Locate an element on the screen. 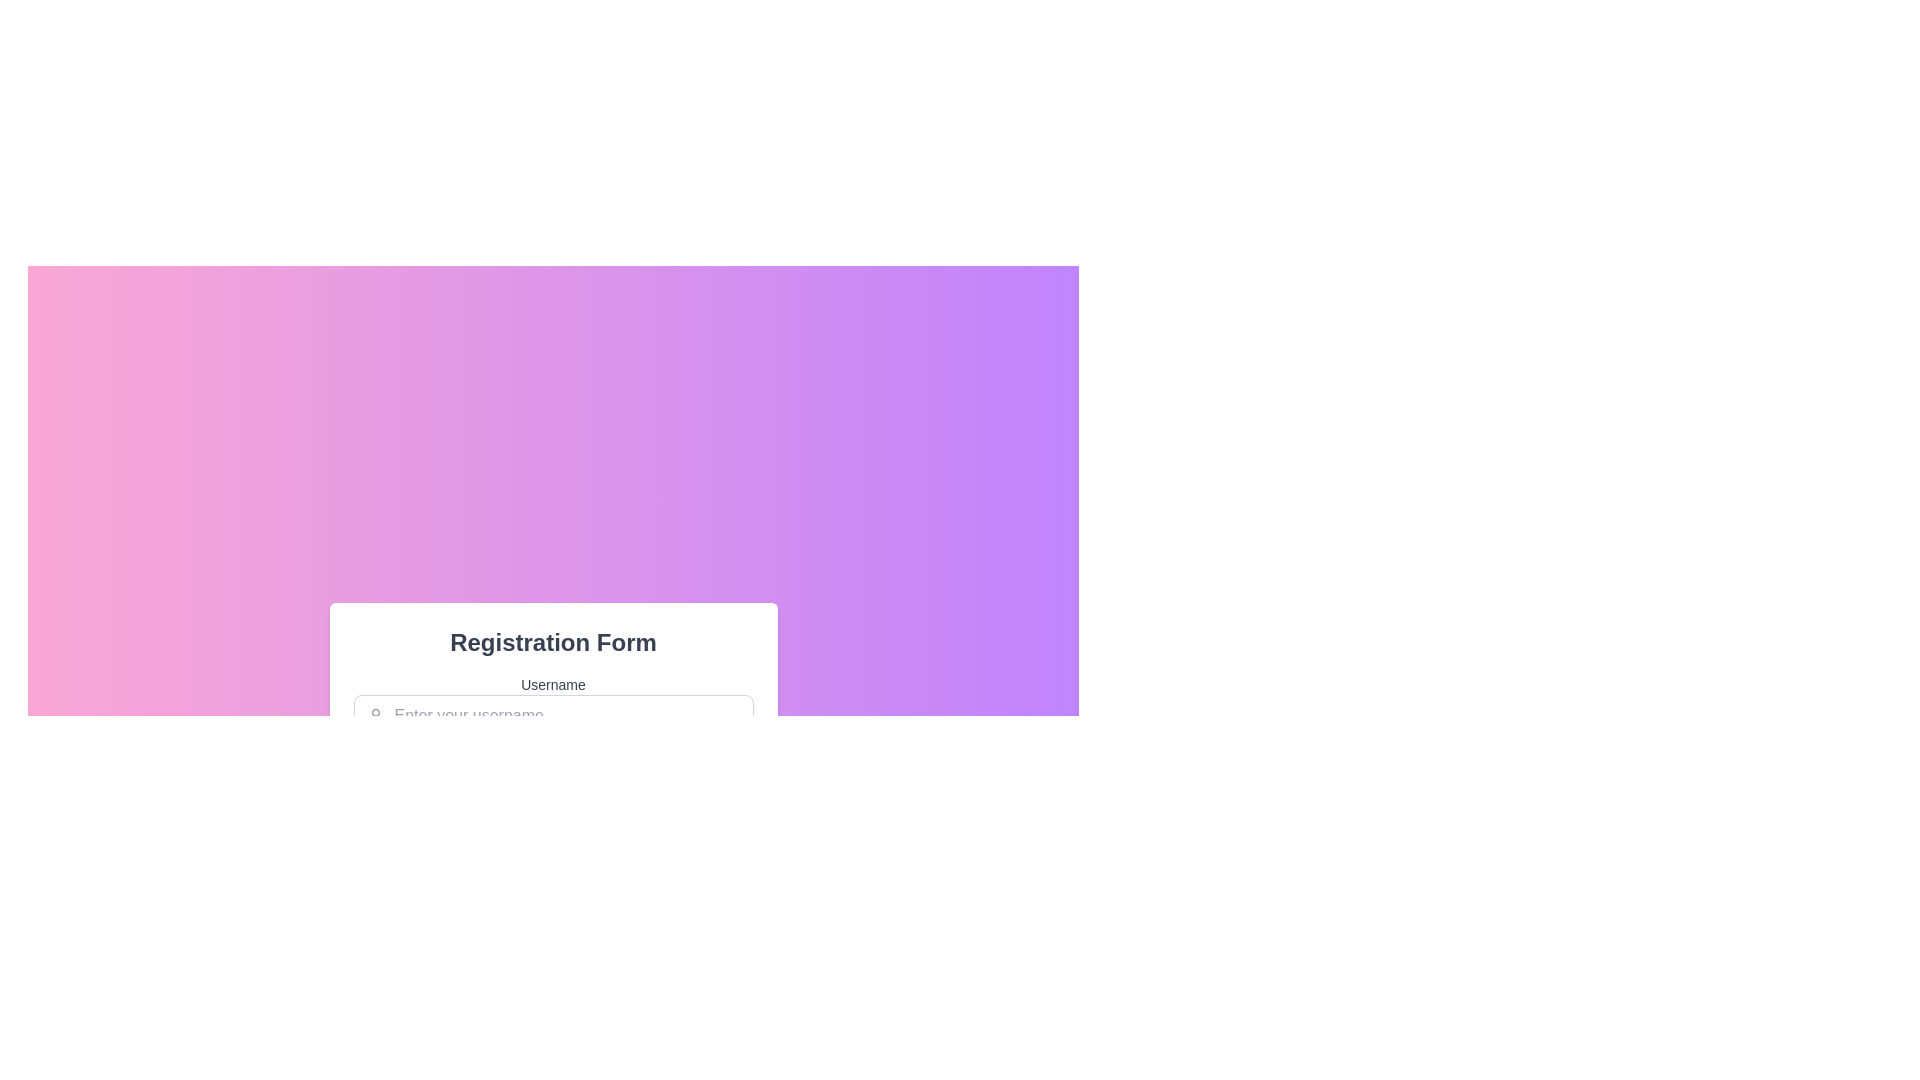 Image resolution: width=1920 pixels, height=1080 pixels. the small user-shaped profile icon, which is gray and located within the username input field, positioned near the top-left corner is located at coordinates (375, 716).